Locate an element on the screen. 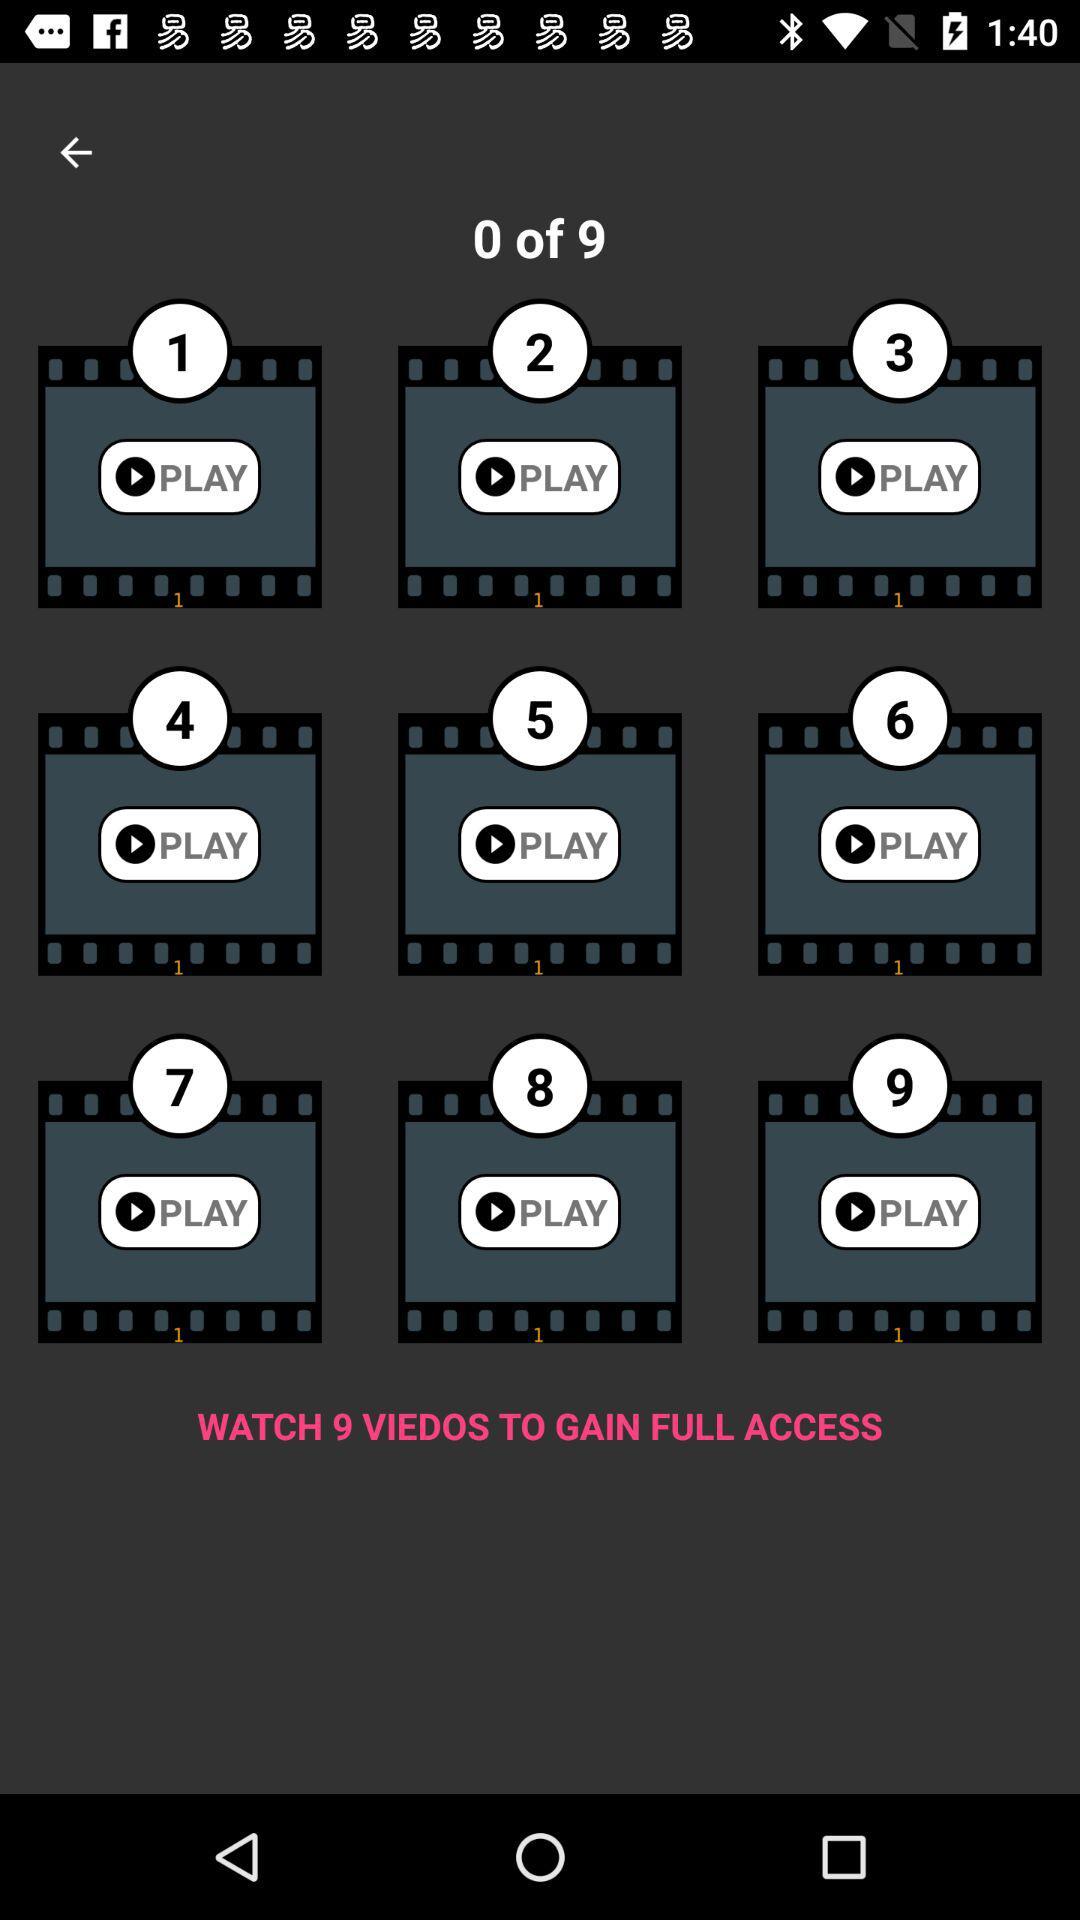  the arrow_backward icon is located at coordinates (75, 151).